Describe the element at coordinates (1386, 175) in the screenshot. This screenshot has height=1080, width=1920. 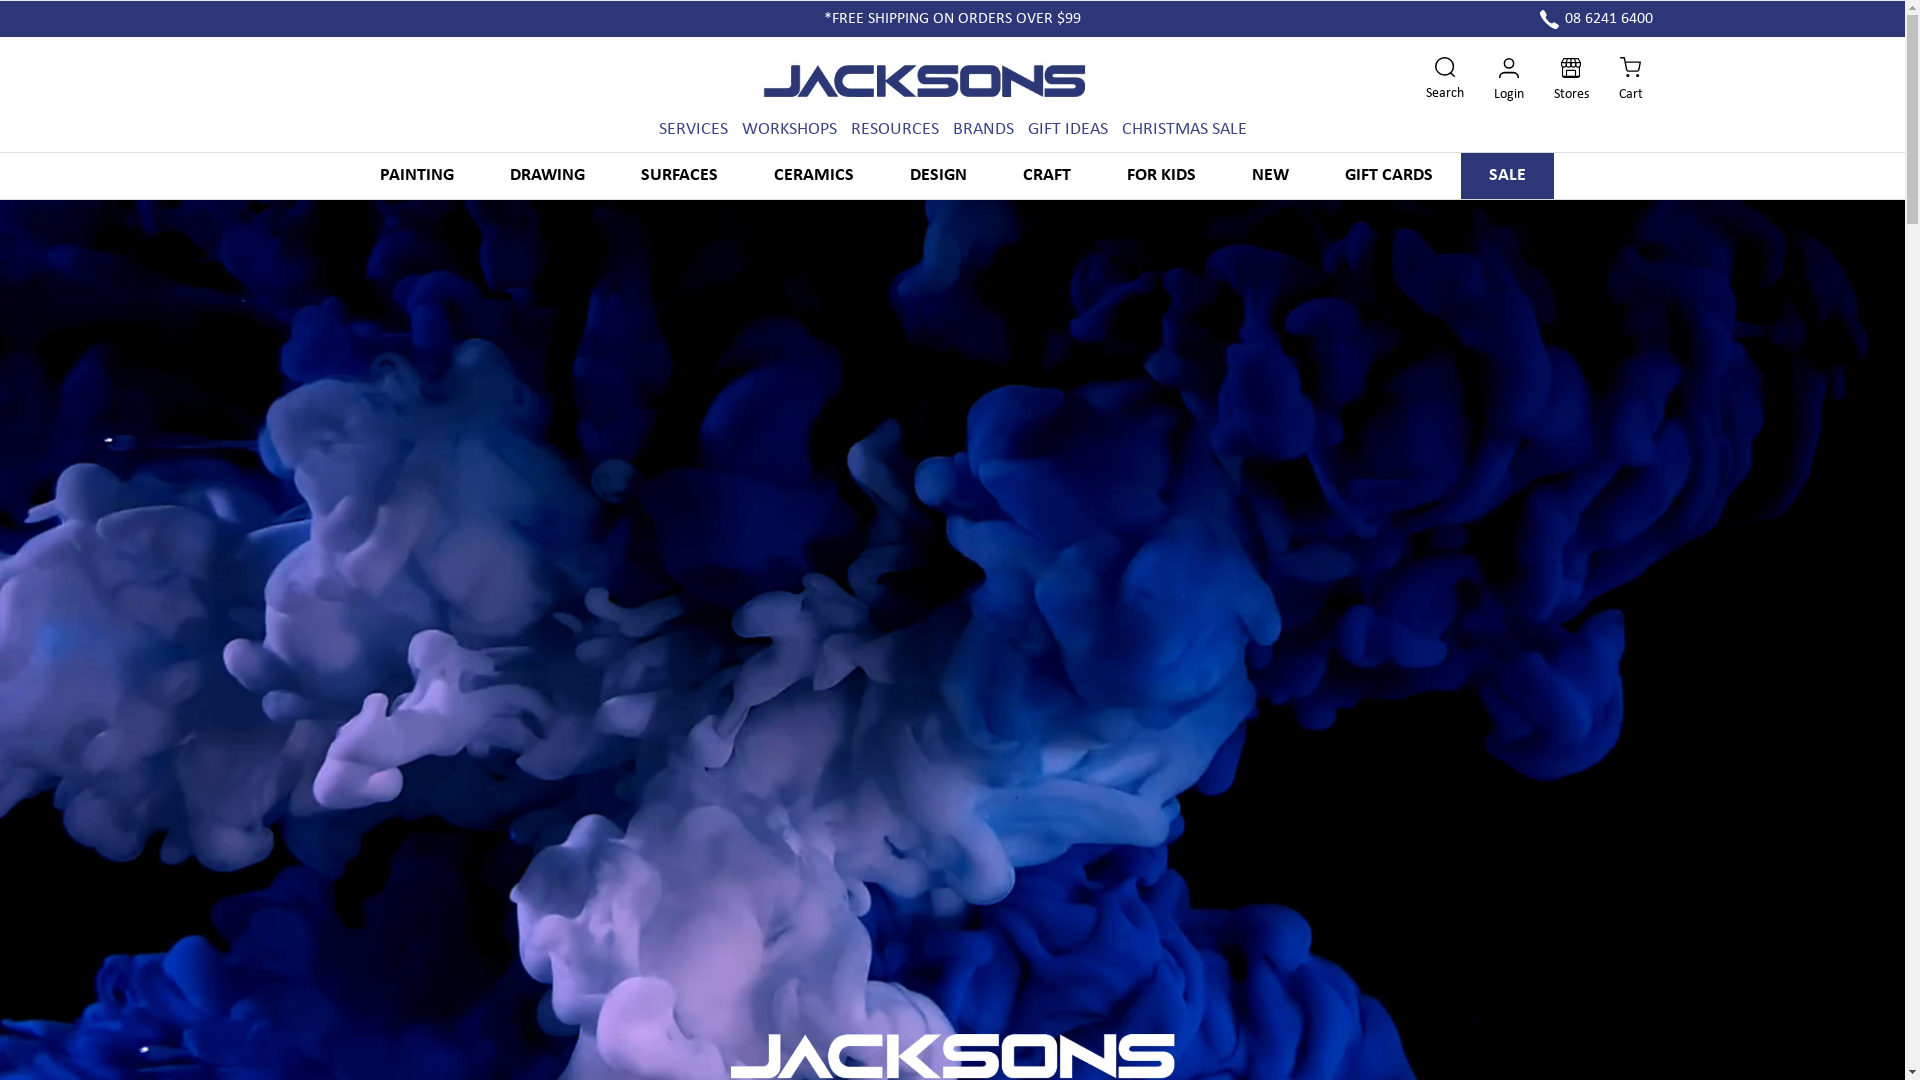
I see `'GIFT CARDS'` at that location.